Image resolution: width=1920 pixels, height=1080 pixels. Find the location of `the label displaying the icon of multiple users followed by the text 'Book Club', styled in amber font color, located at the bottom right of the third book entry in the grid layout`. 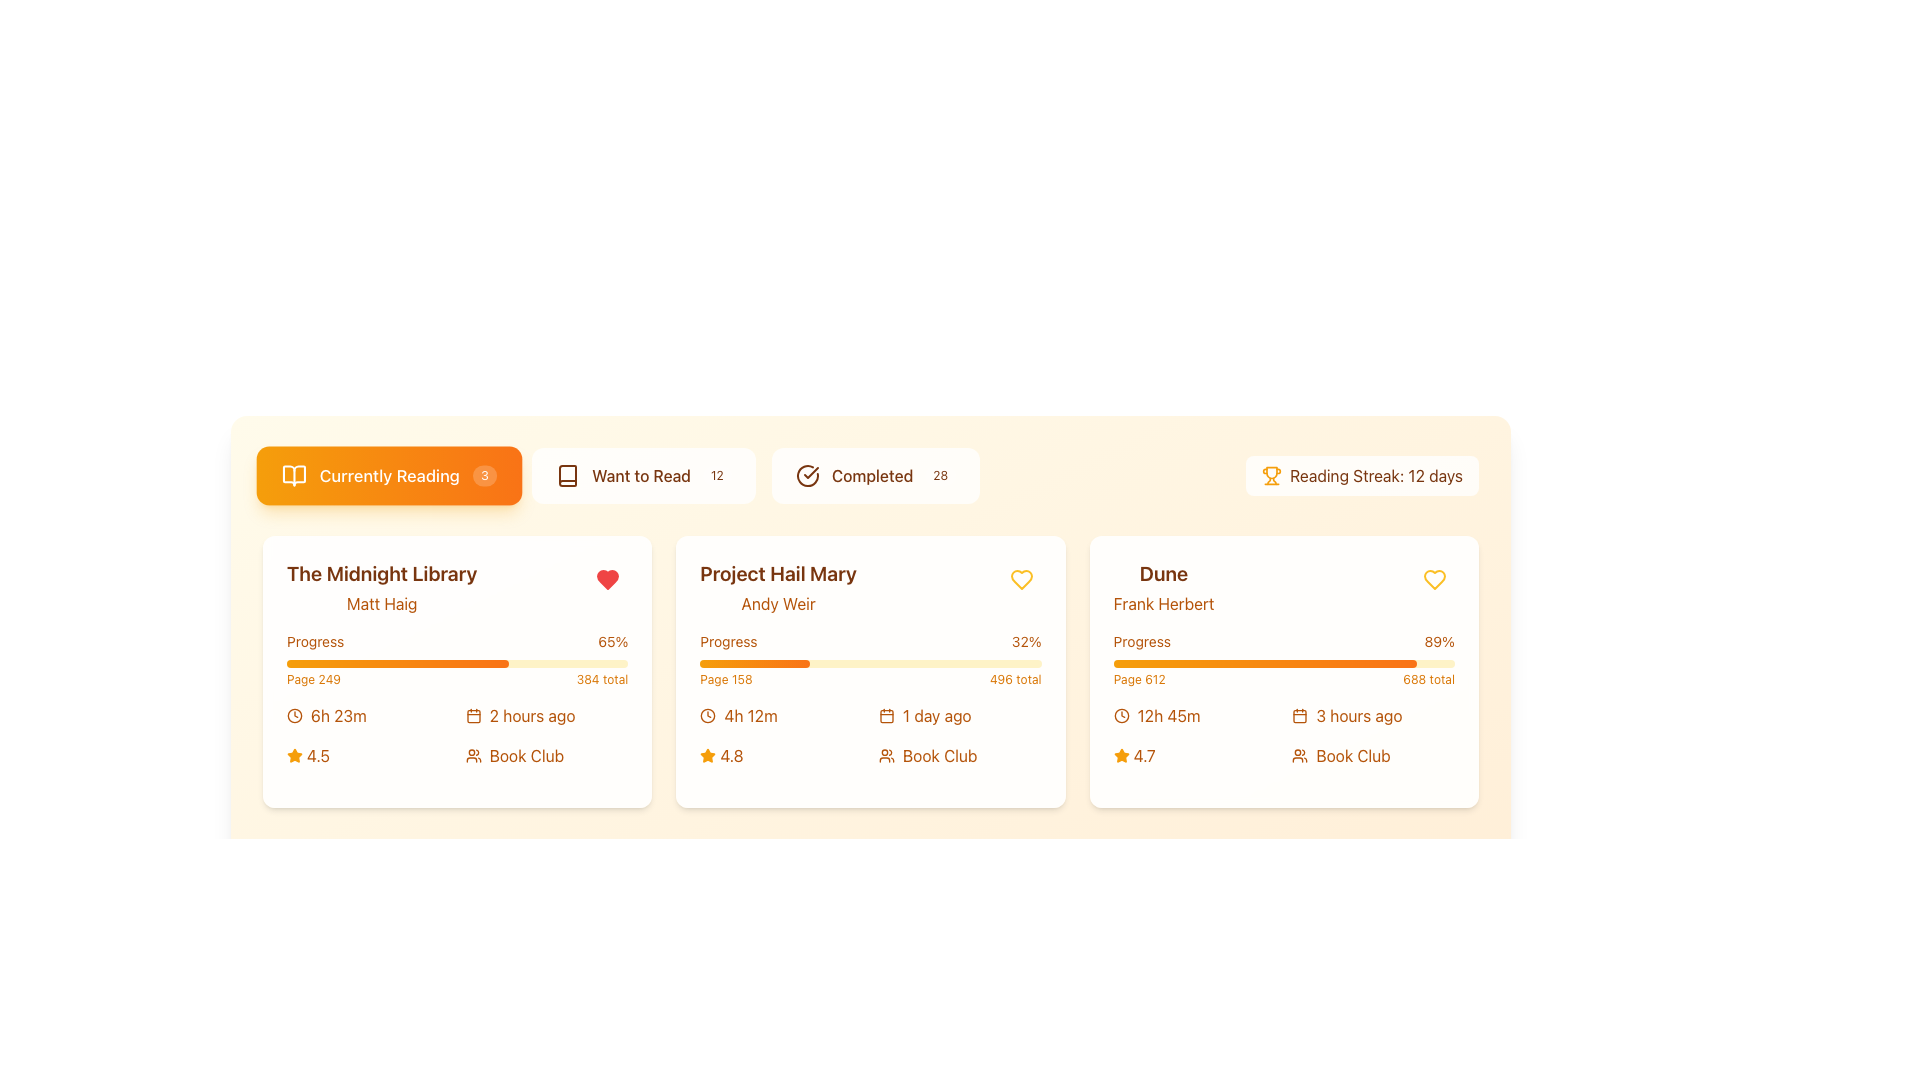

the label displaying the icon of multiple users followed by the text 'Book Club', styled in amber font color, located at the bottom right of the third book entry in the grid layout is located at coordinates (1372, 756).